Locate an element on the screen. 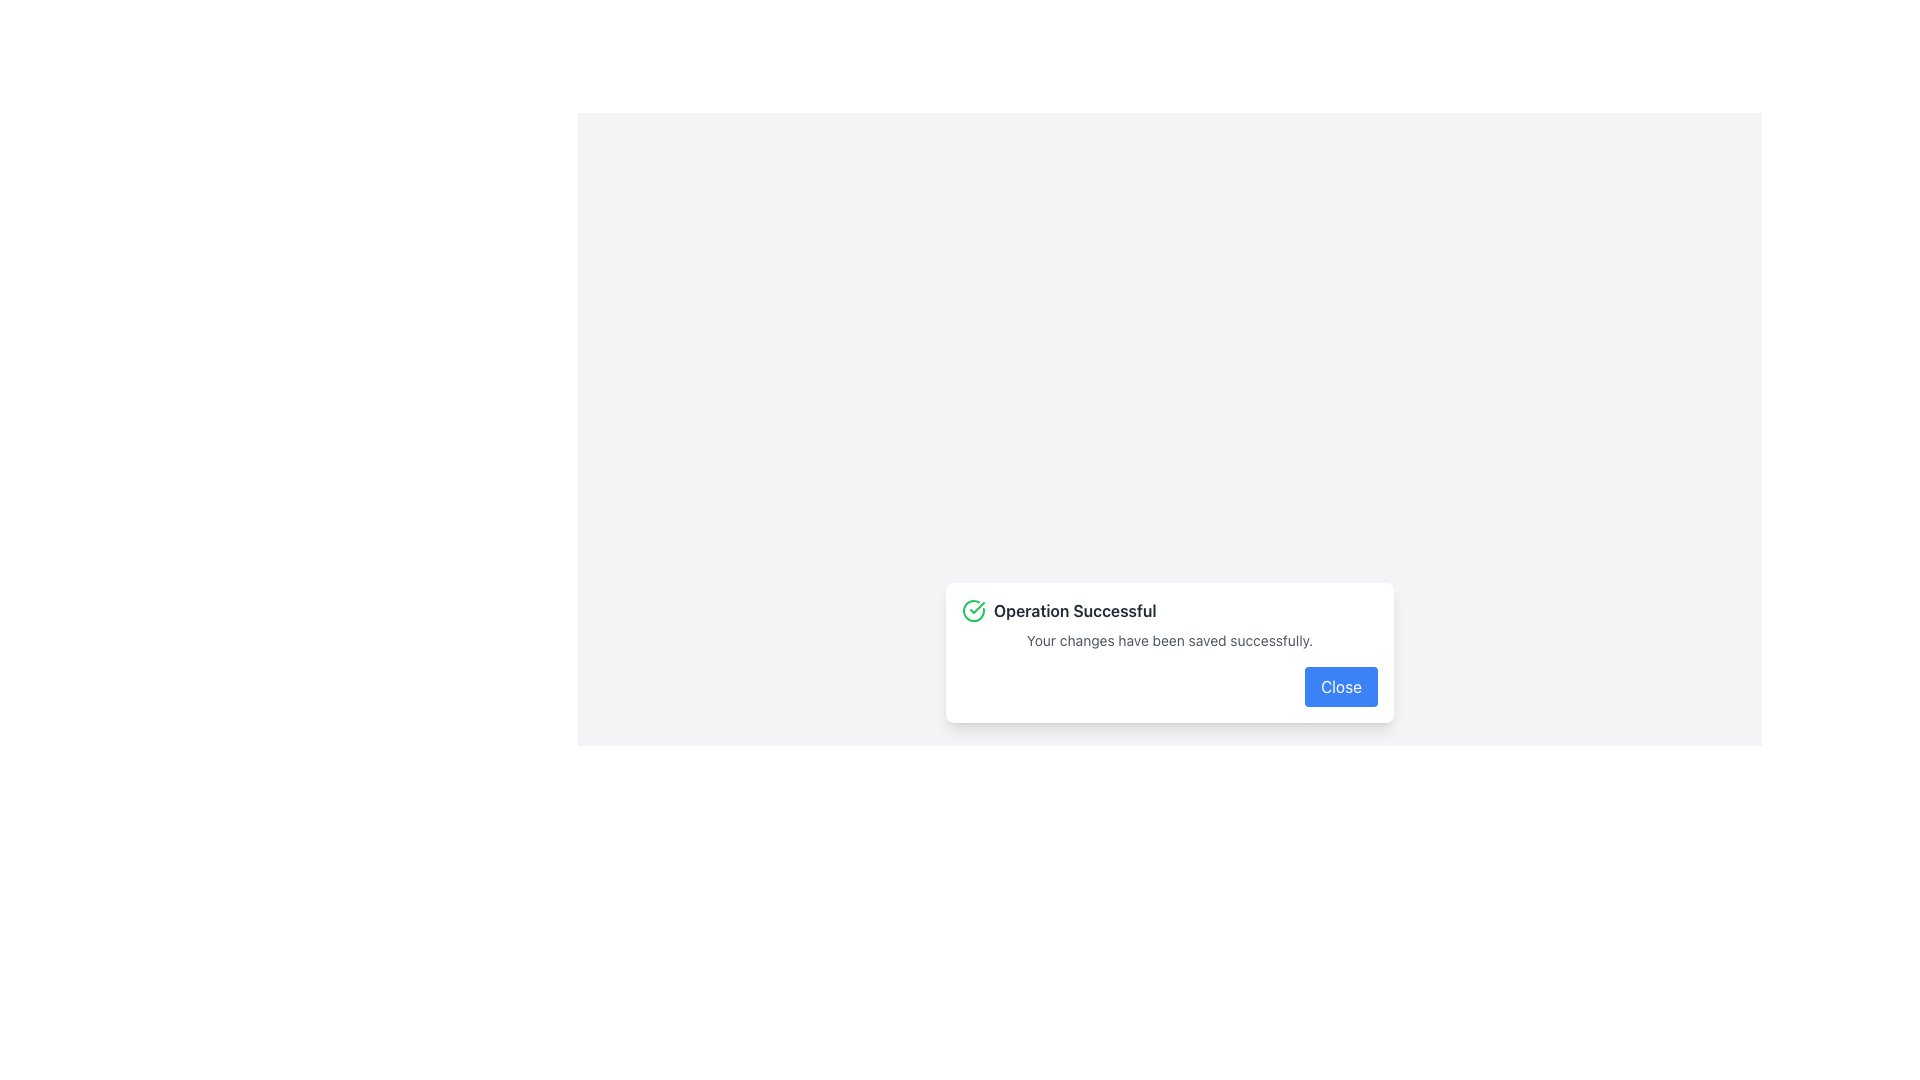 Image resolution: width=1920 pixels, height=1080 pixels. the text label that indicates the success of an operation within the notification box to potentially trigger a tooltip is located at coordinates (1074, 609).